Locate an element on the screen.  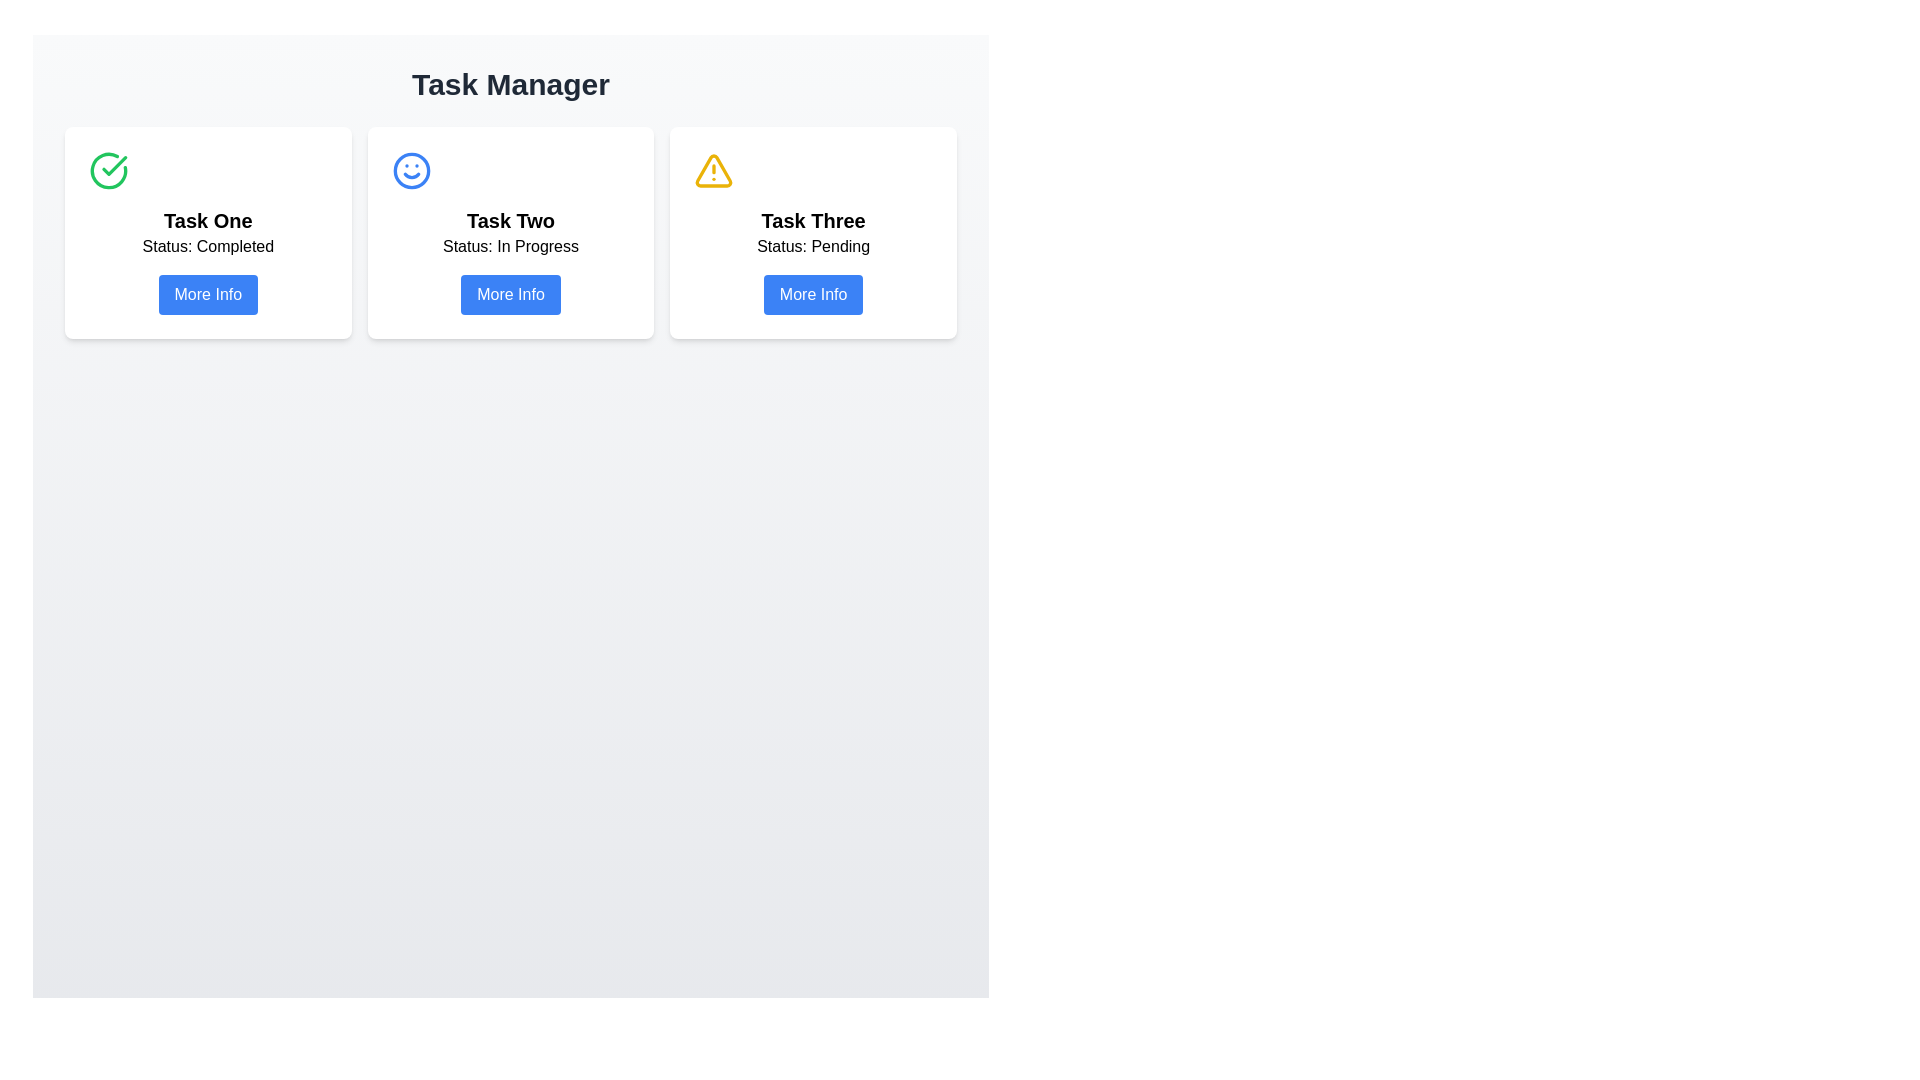
the Label displaying 'Status: Pending' which is located below the title 'Task Three' in the third card from the left is located at coordinates (813, 245).